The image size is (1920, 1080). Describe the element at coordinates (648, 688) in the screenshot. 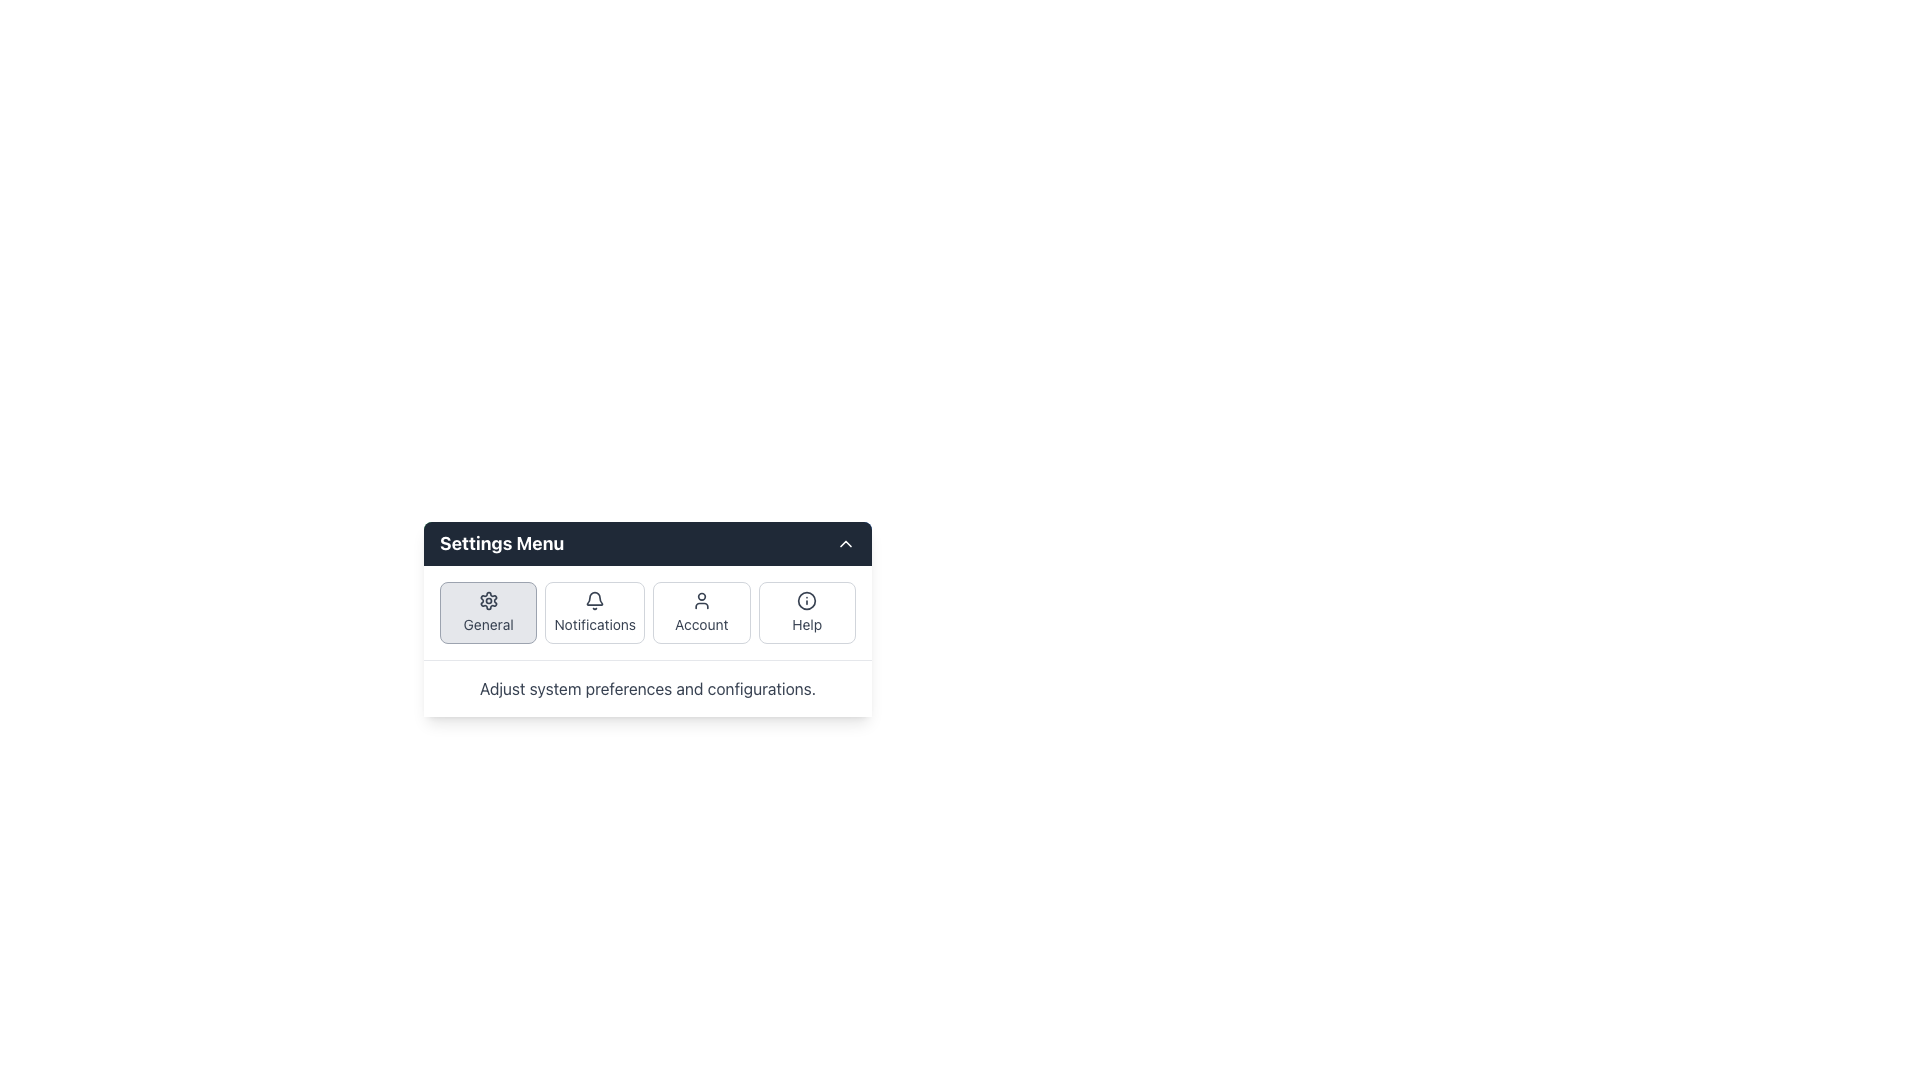

I see `the static text label located below the row of buttons labeled 'General,' 'Notifications,' 'Account,' and 'Help' to emphasize it` at that location.